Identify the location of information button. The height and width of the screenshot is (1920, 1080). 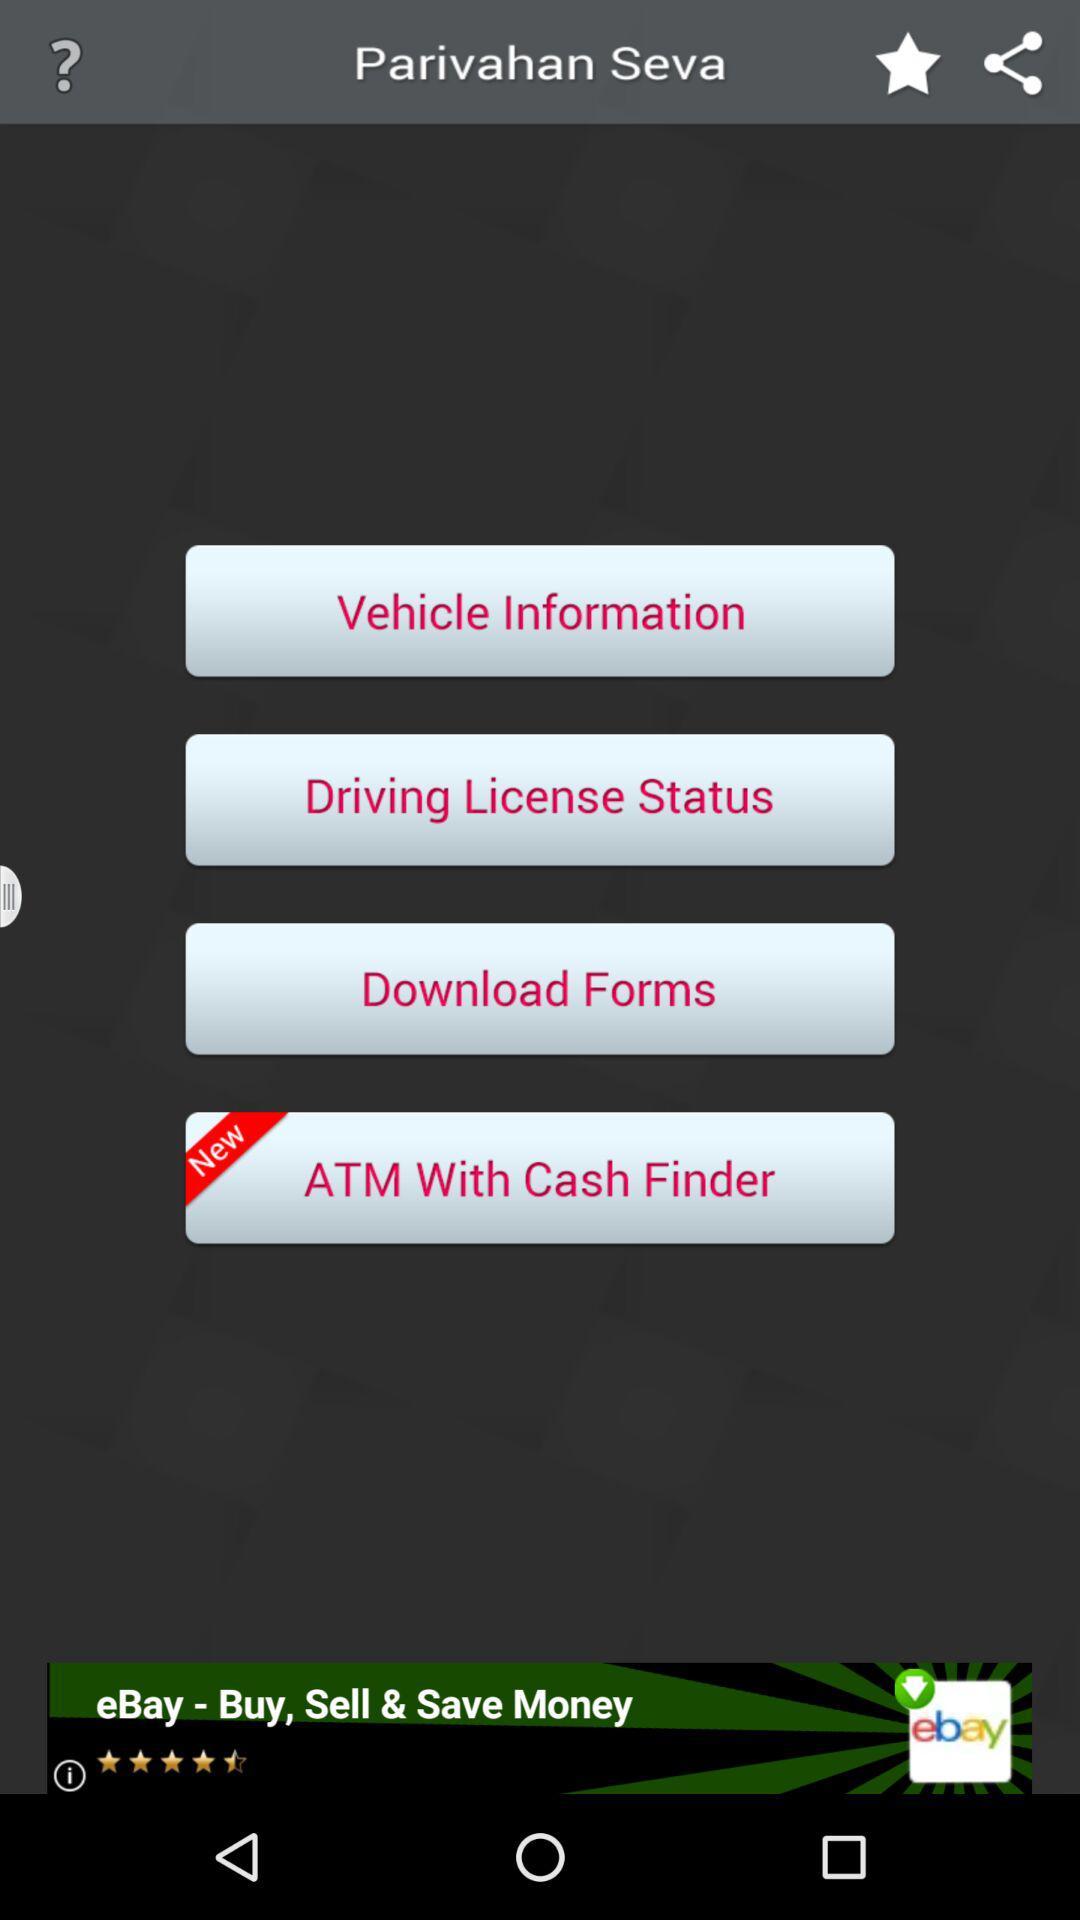
(540, 612).